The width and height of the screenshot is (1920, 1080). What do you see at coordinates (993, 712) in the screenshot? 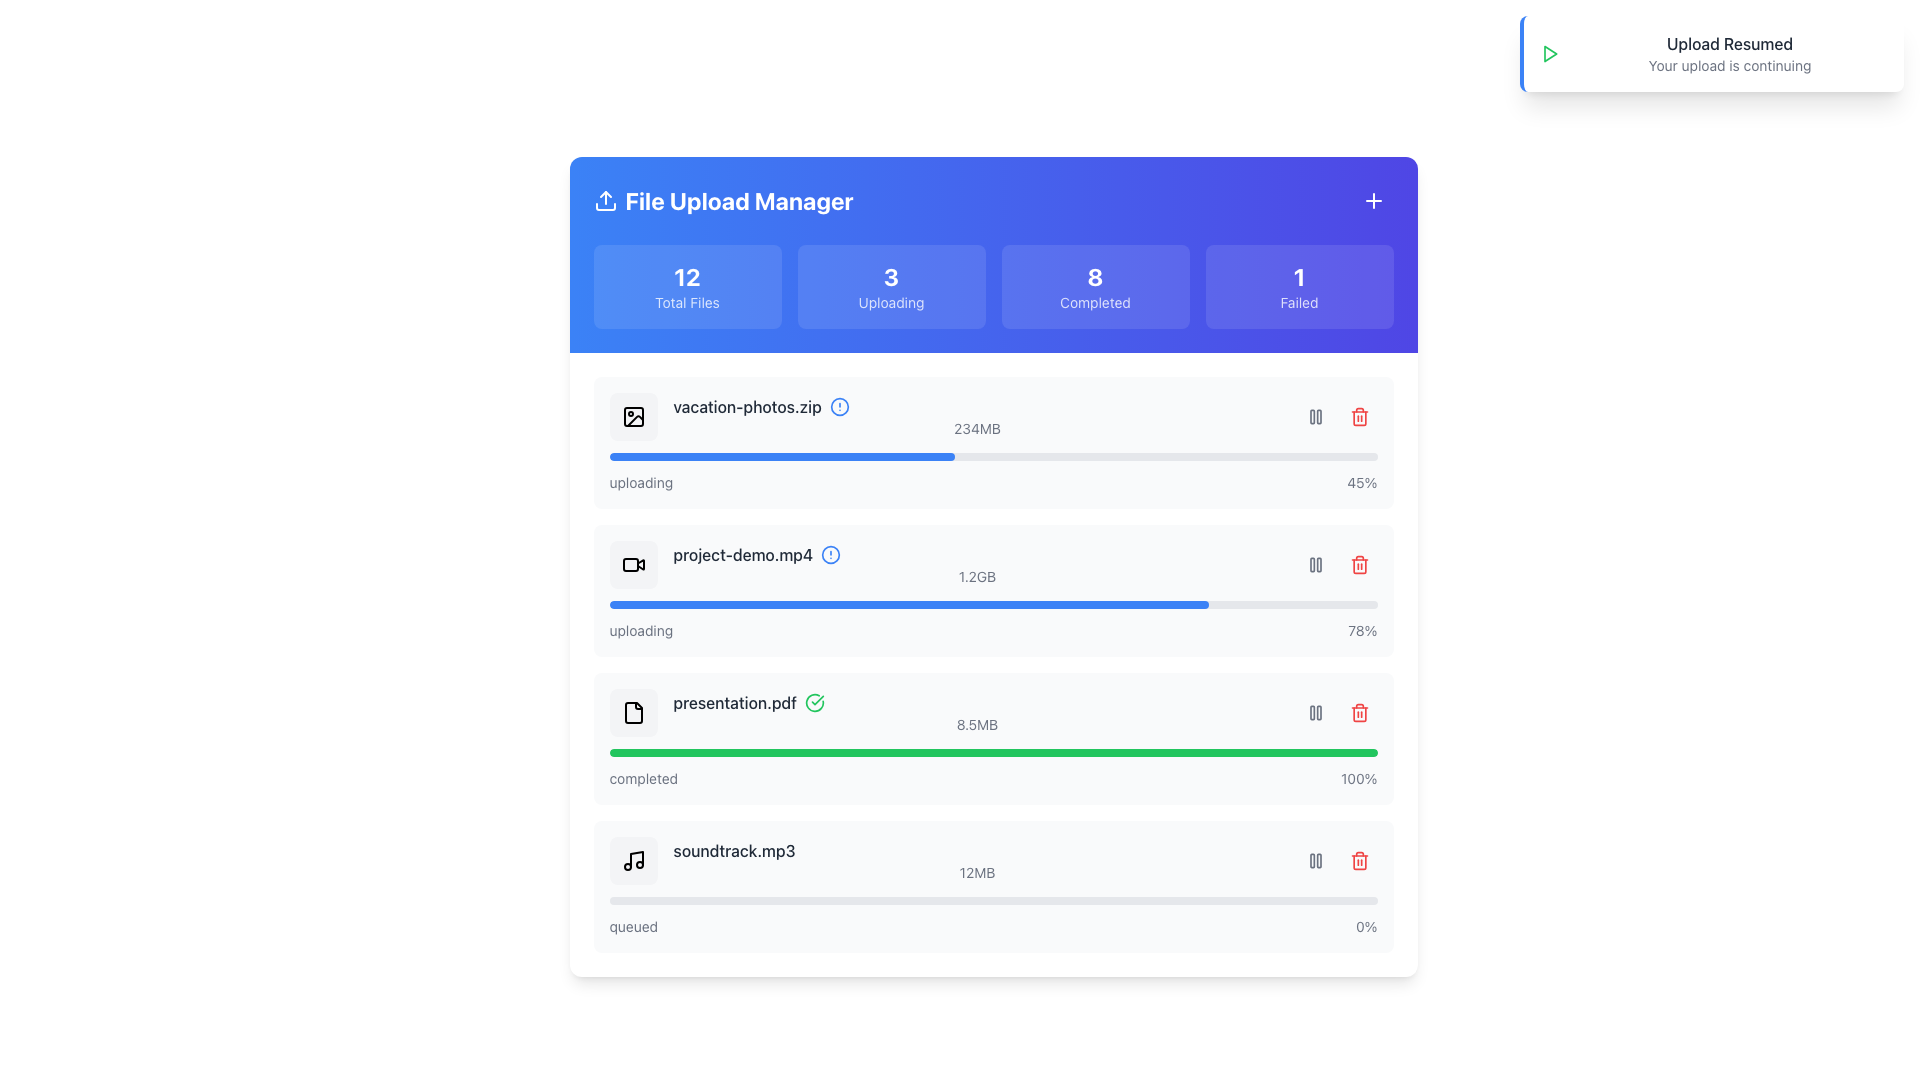
I see `the third entry in the file list, which displays information about a file including its name, size, and status, indicated by a green checkmark for successful completion` at bounding box center [993, 712].